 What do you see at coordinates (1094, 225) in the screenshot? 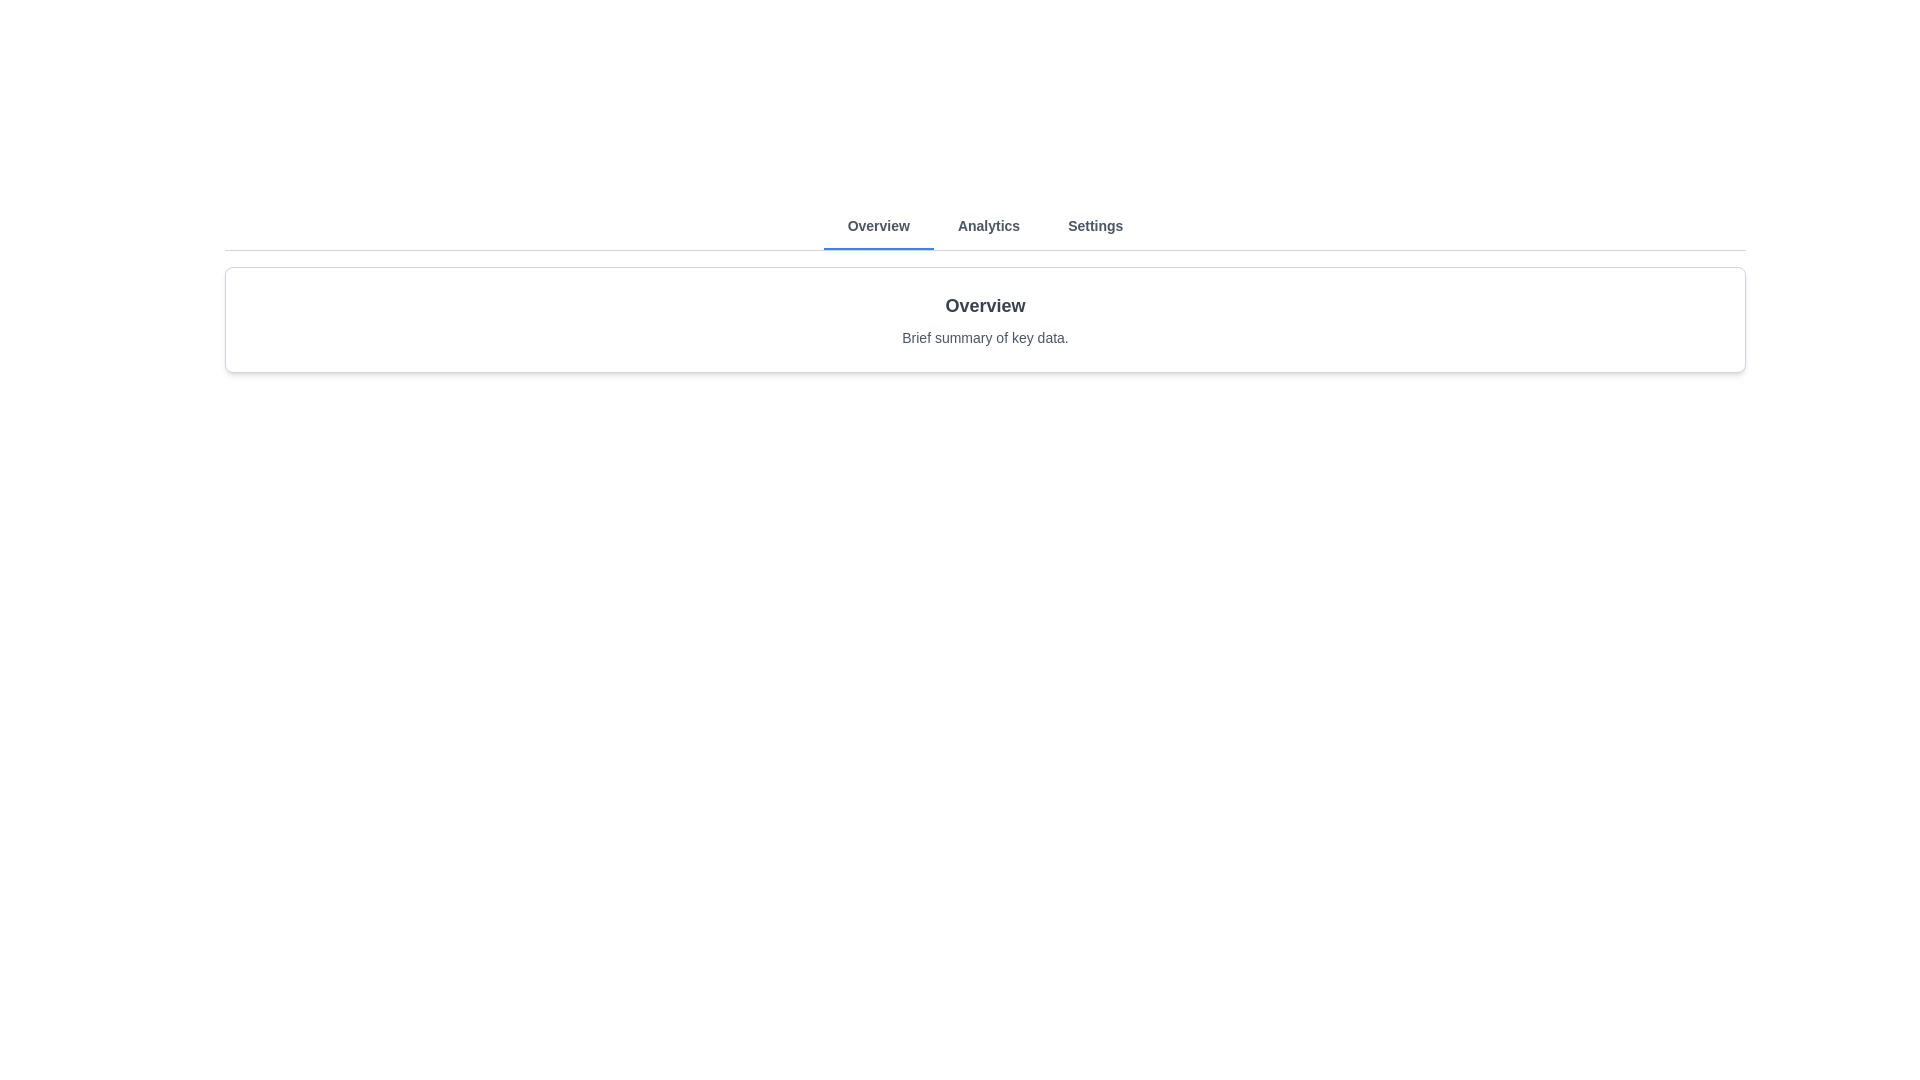
I see `the Settings tab` at bounding box center [1094, 225].